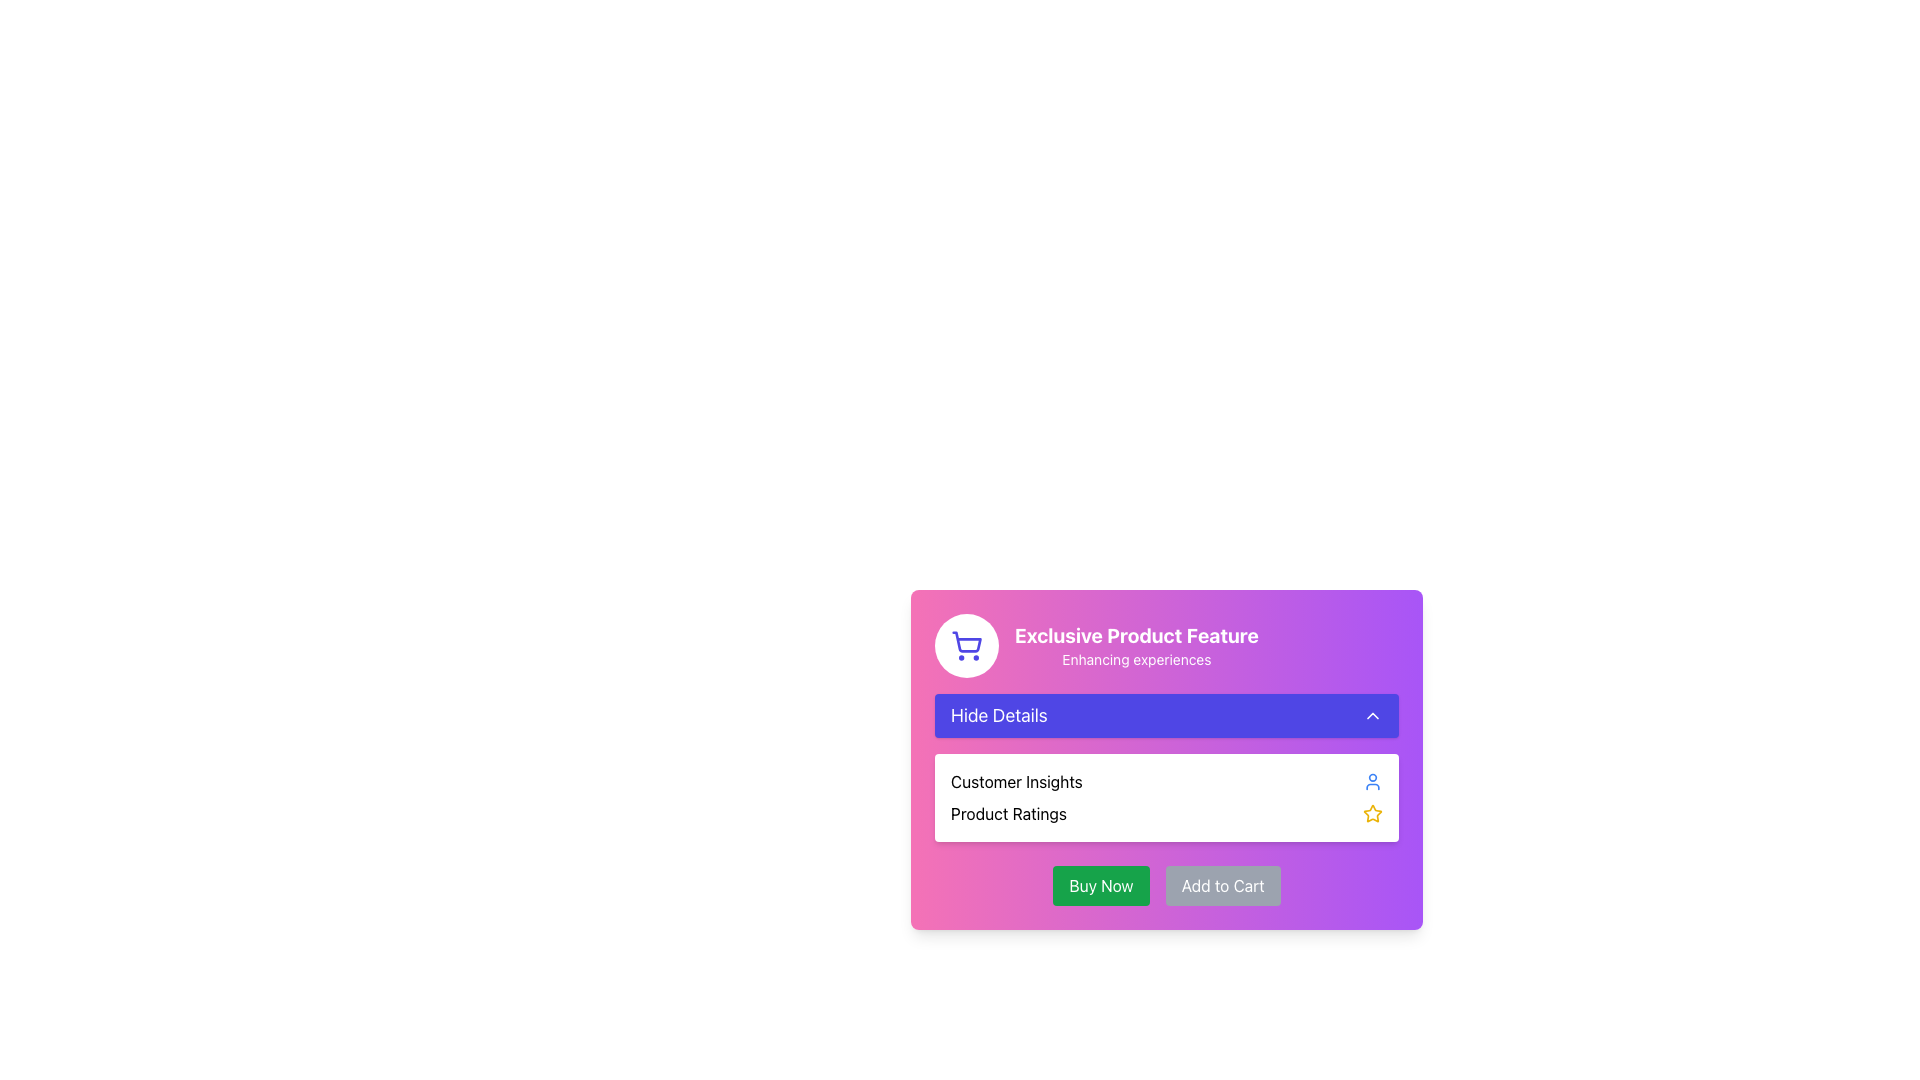  What do you see at coordinates (1371, 813) in the screenshot?
I see `the star icon in the 'Product Ratings' row to rate or interact with the item` at bounding box center [1371, 813].